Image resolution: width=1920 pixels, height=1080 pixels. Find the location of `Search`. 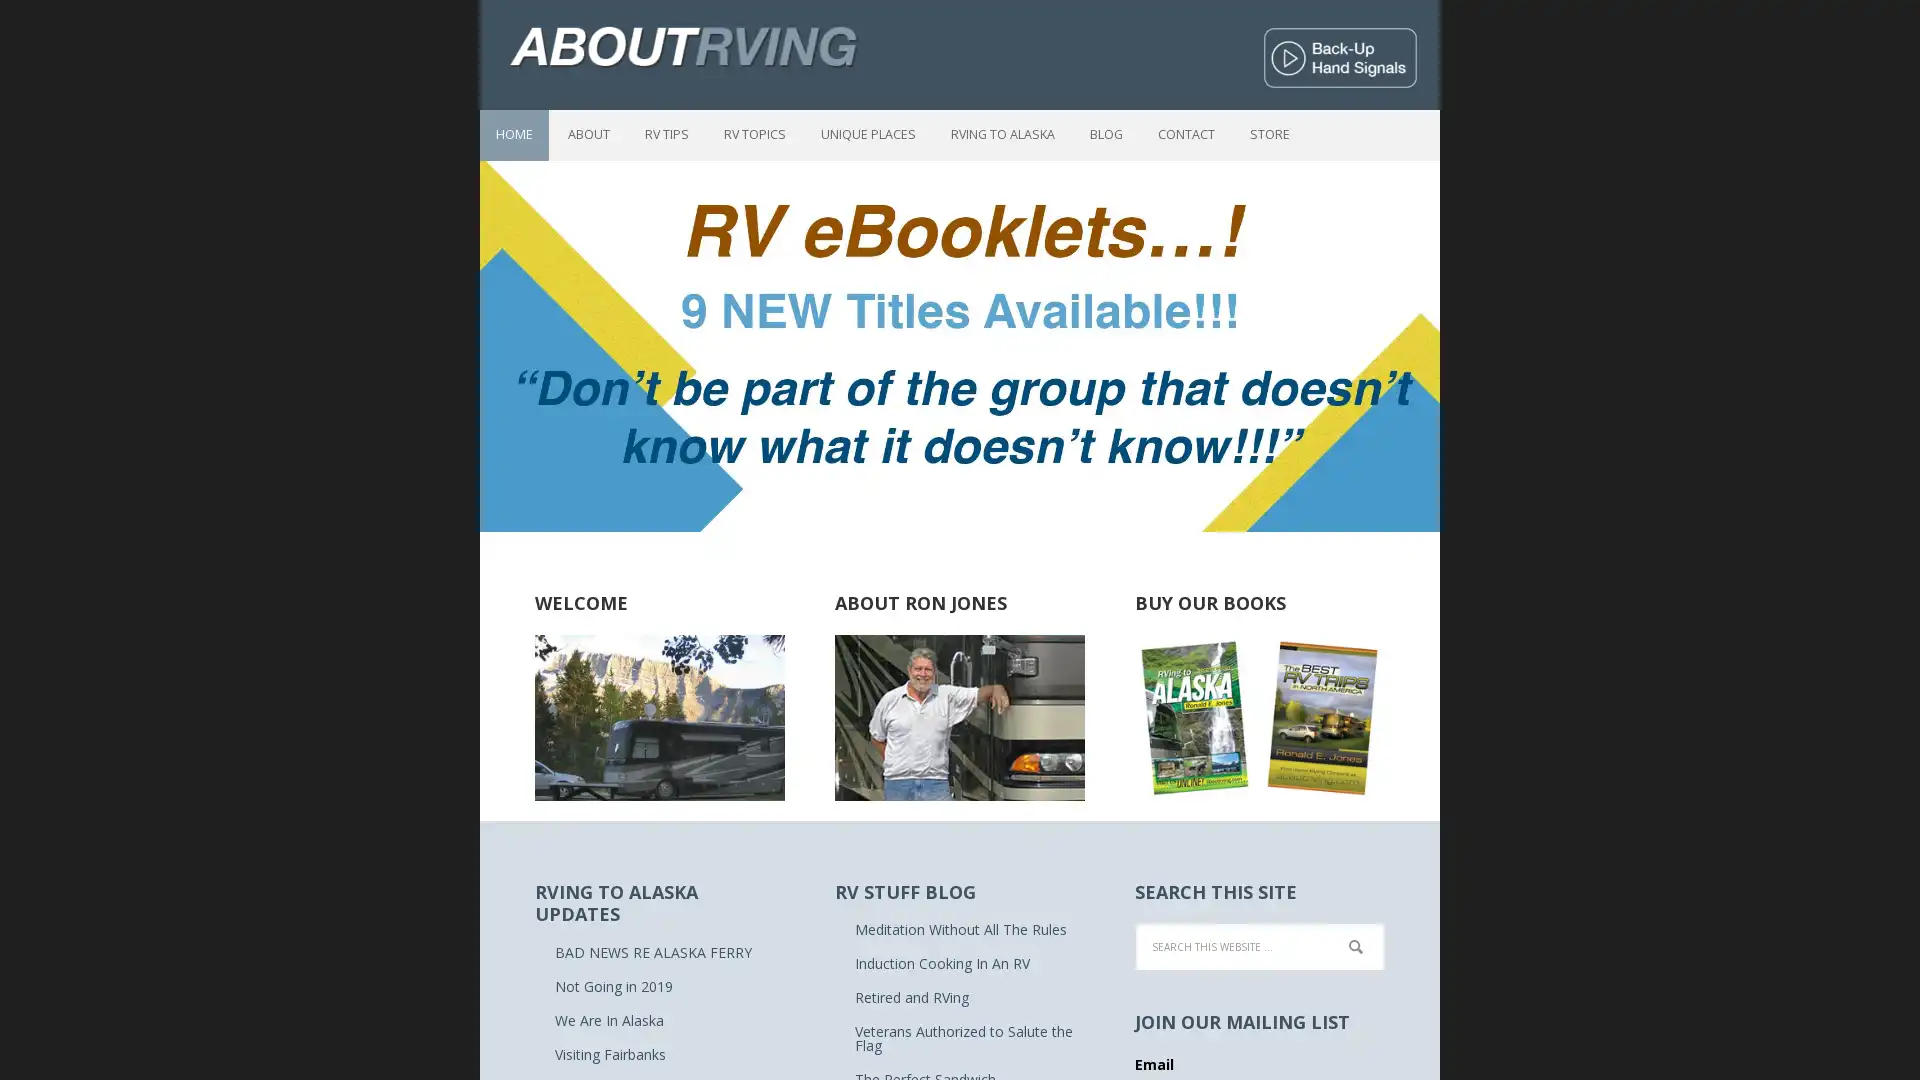

Search is located at coordinates (1382, 941).